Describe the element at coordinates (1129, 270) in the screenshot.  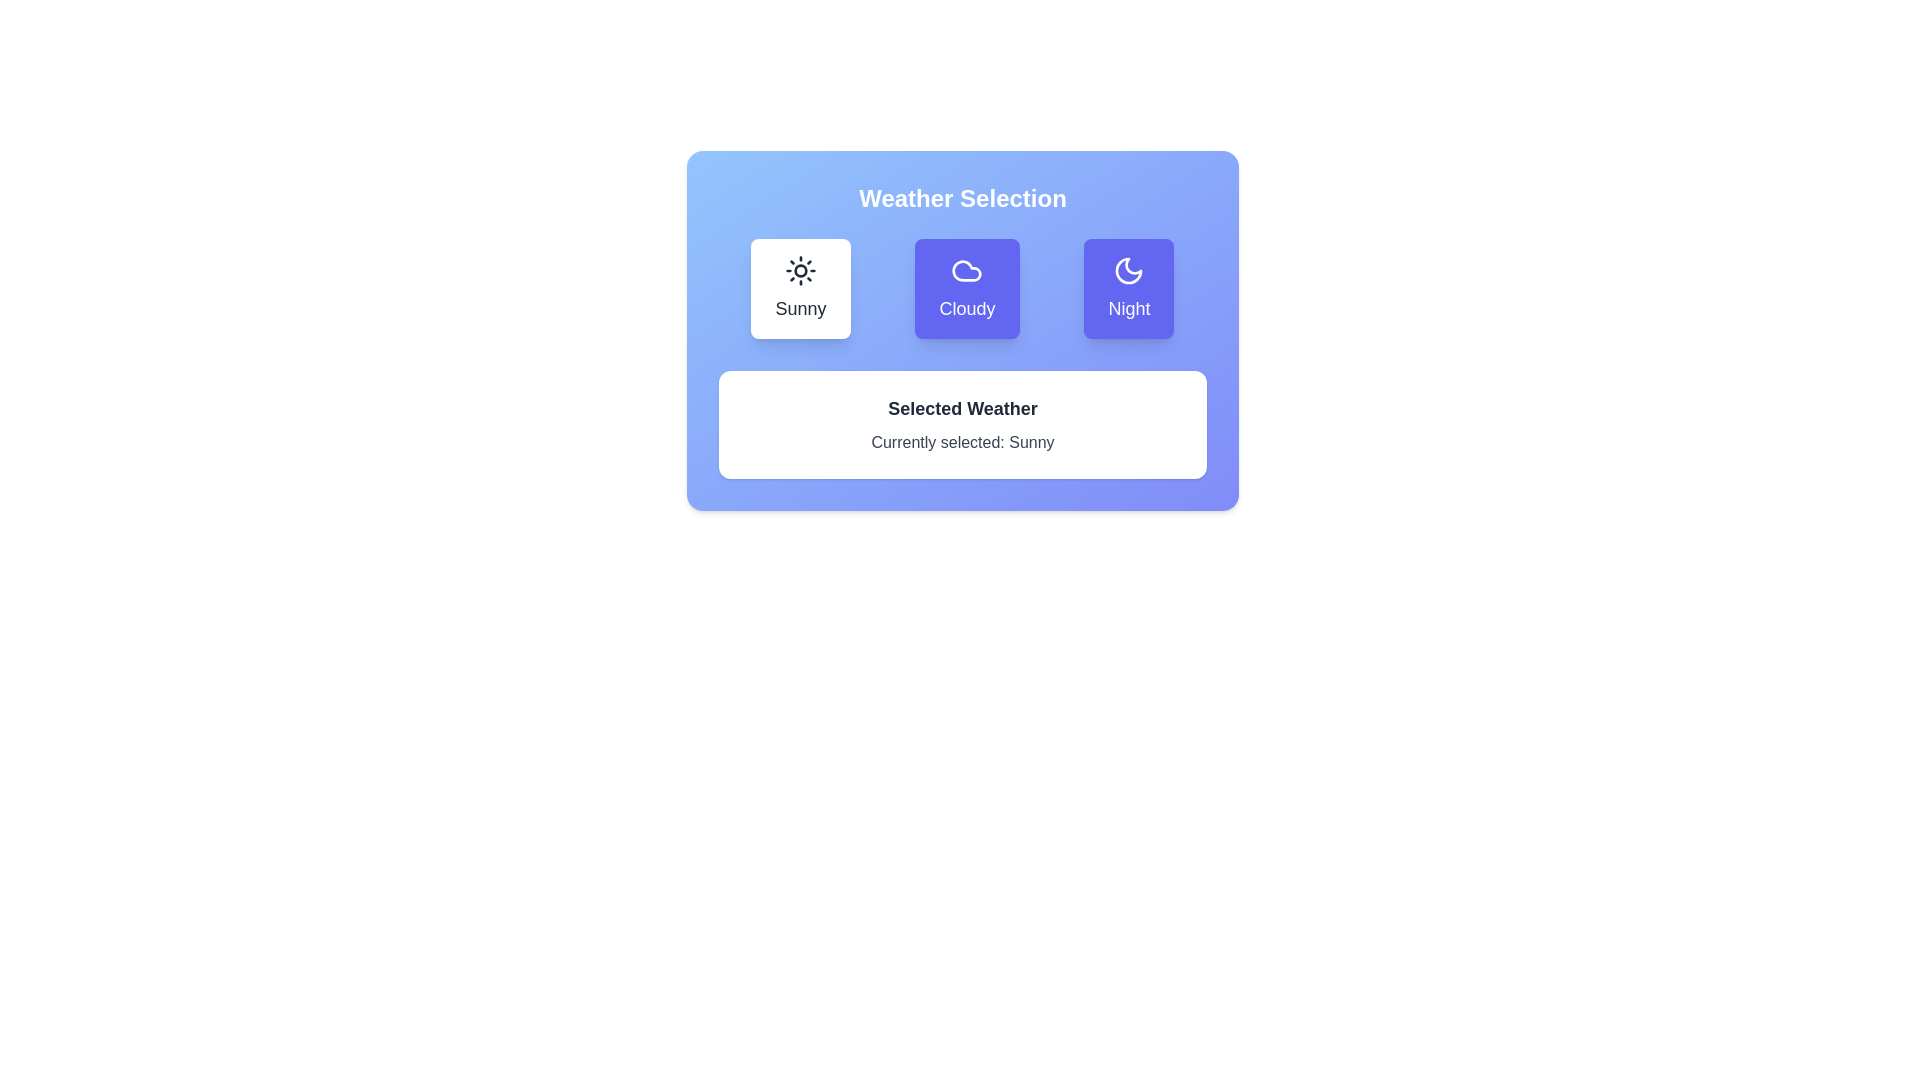
I see `the graphical representation of the 'Night' weather option icon located within the Weather Selection interface` at that location.